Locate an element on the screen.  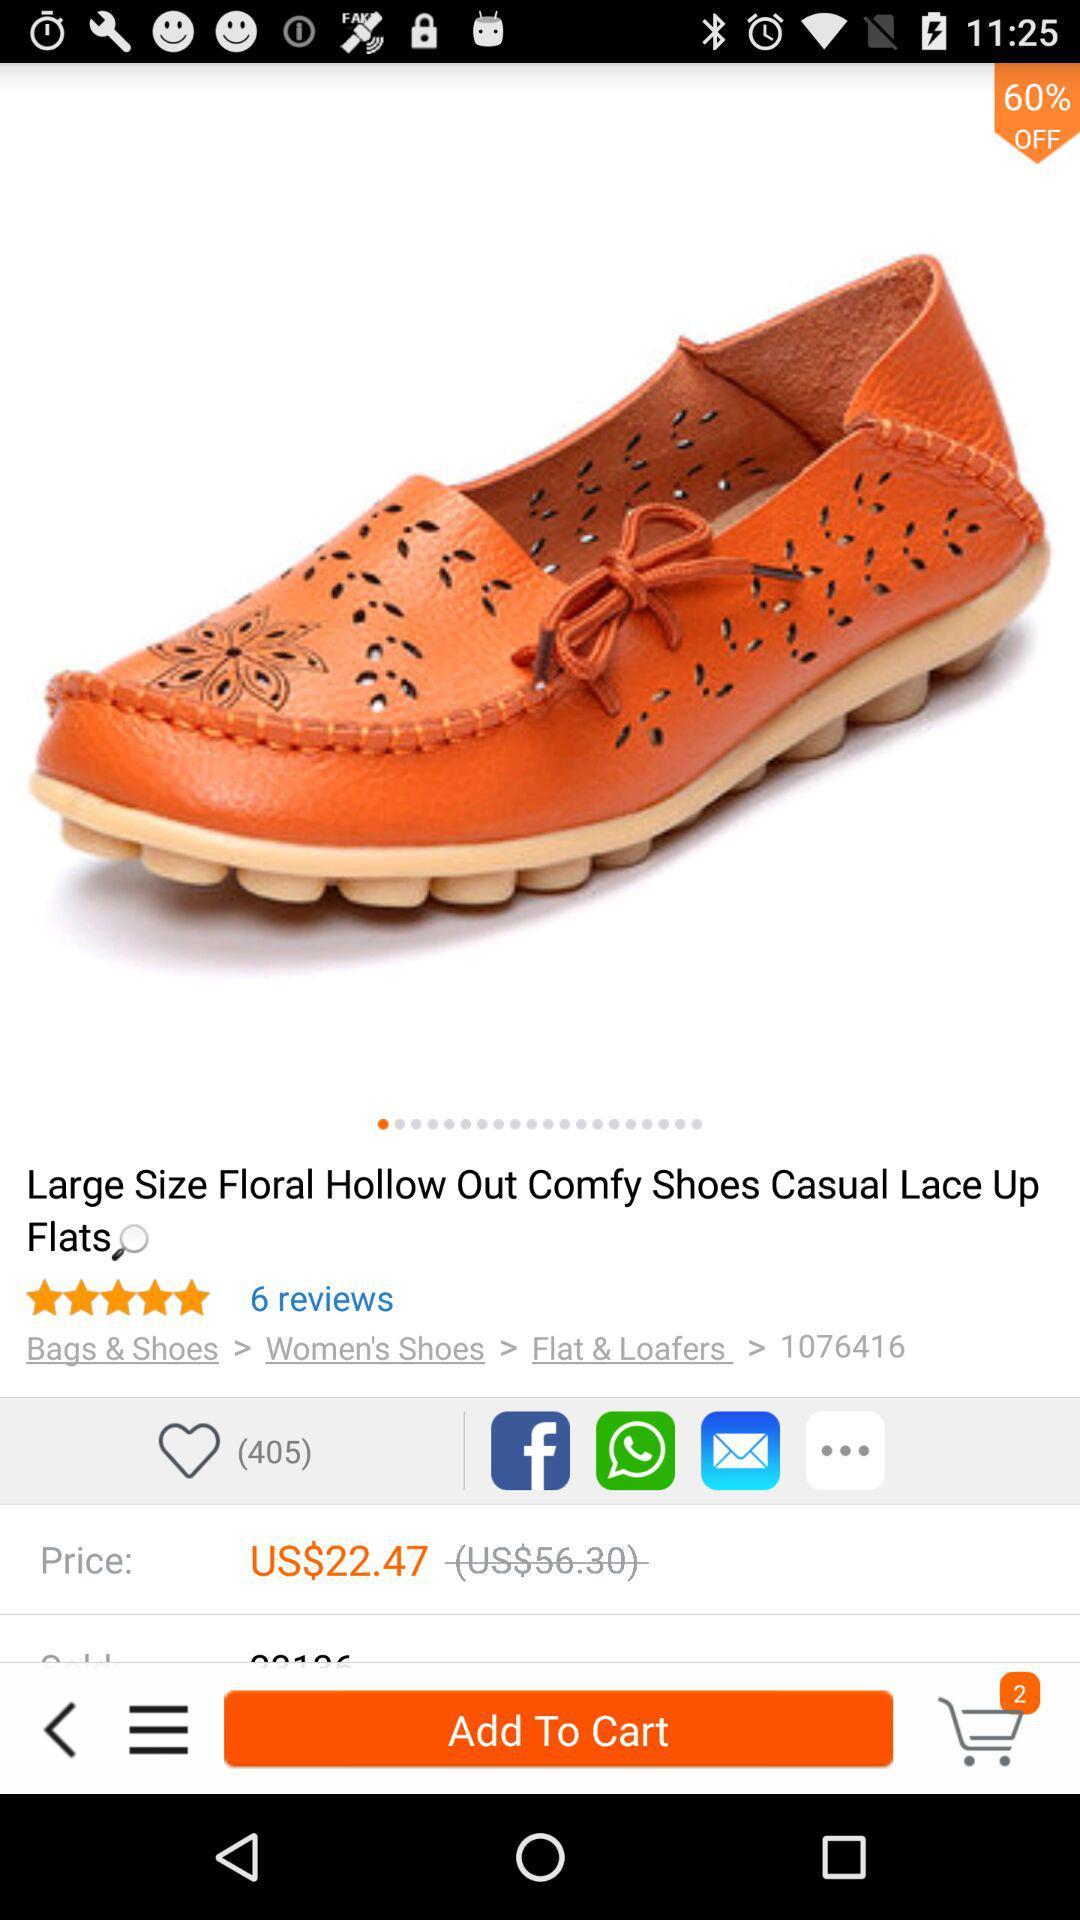
the 19th picture is located at coordinates (679, 1124).